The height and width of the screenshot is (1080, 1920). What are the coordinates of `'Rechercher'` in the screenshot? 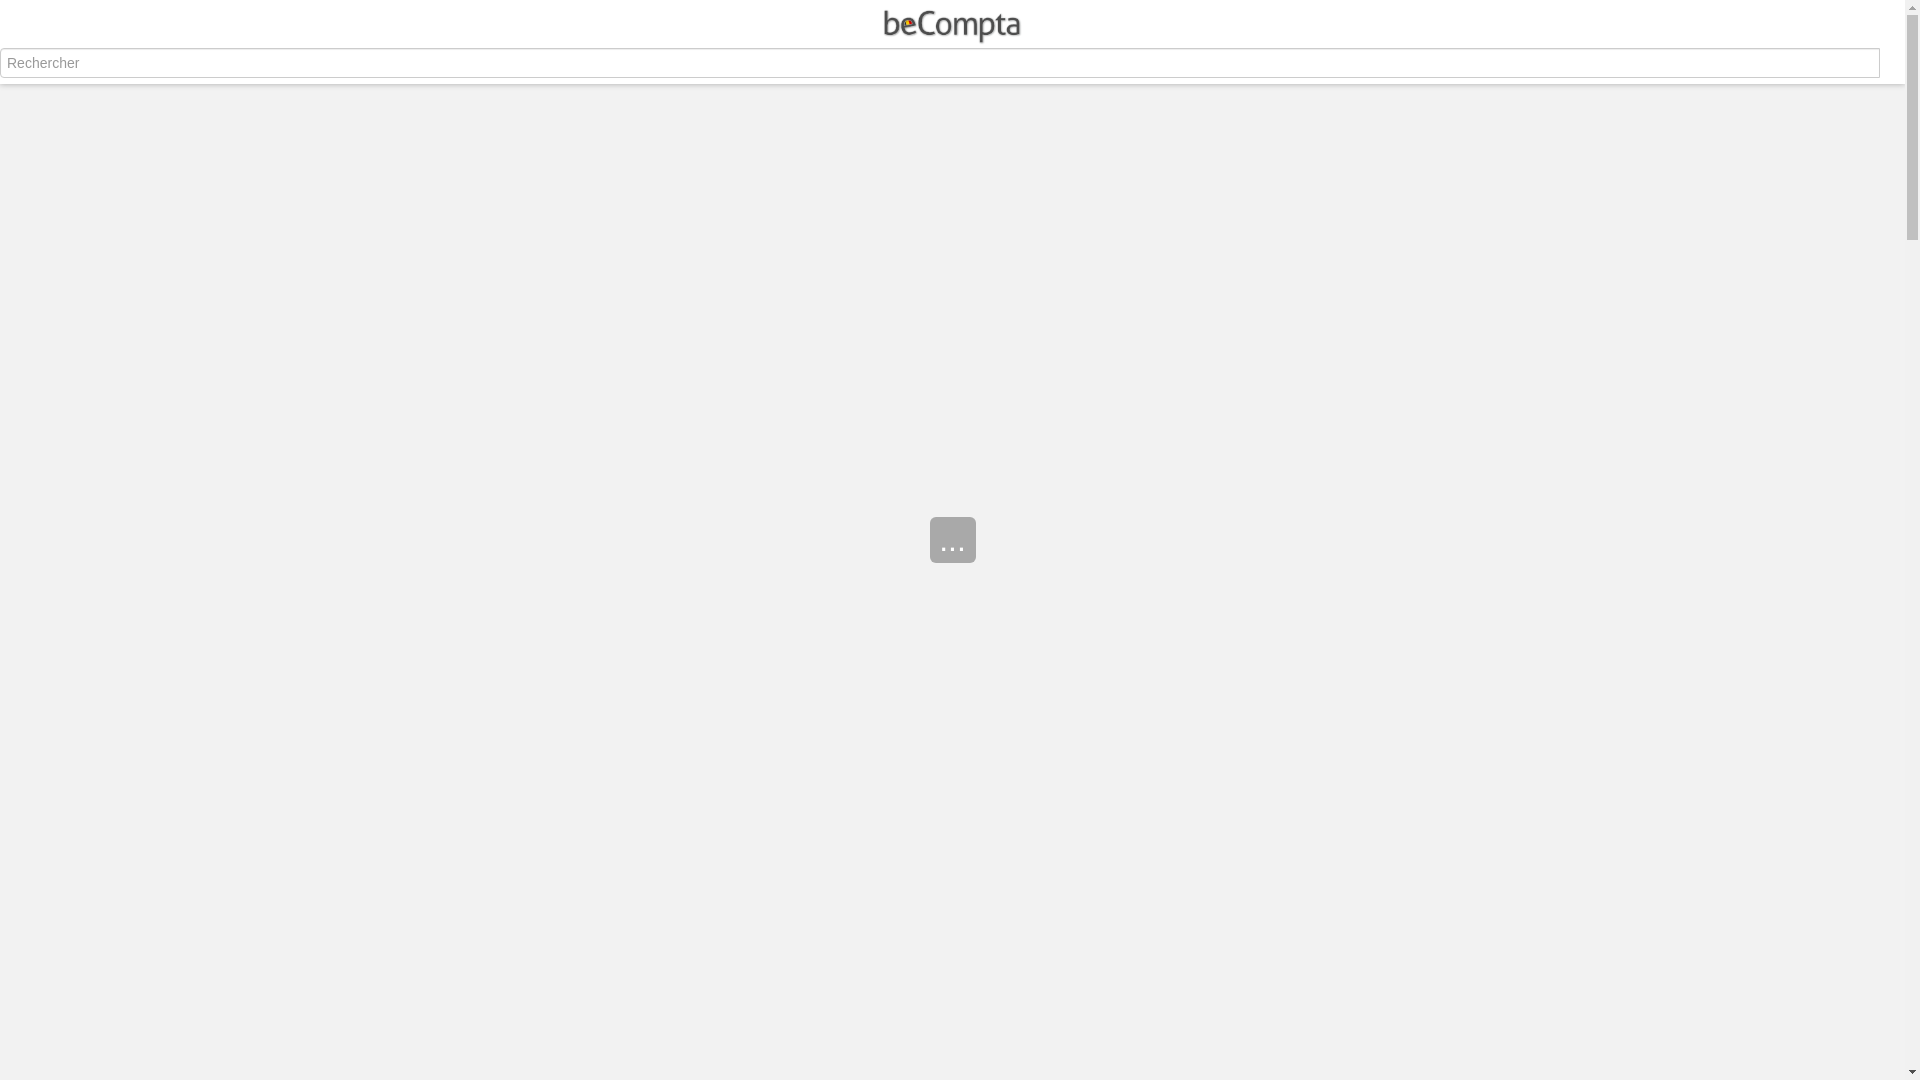 It's located at (0, 77).